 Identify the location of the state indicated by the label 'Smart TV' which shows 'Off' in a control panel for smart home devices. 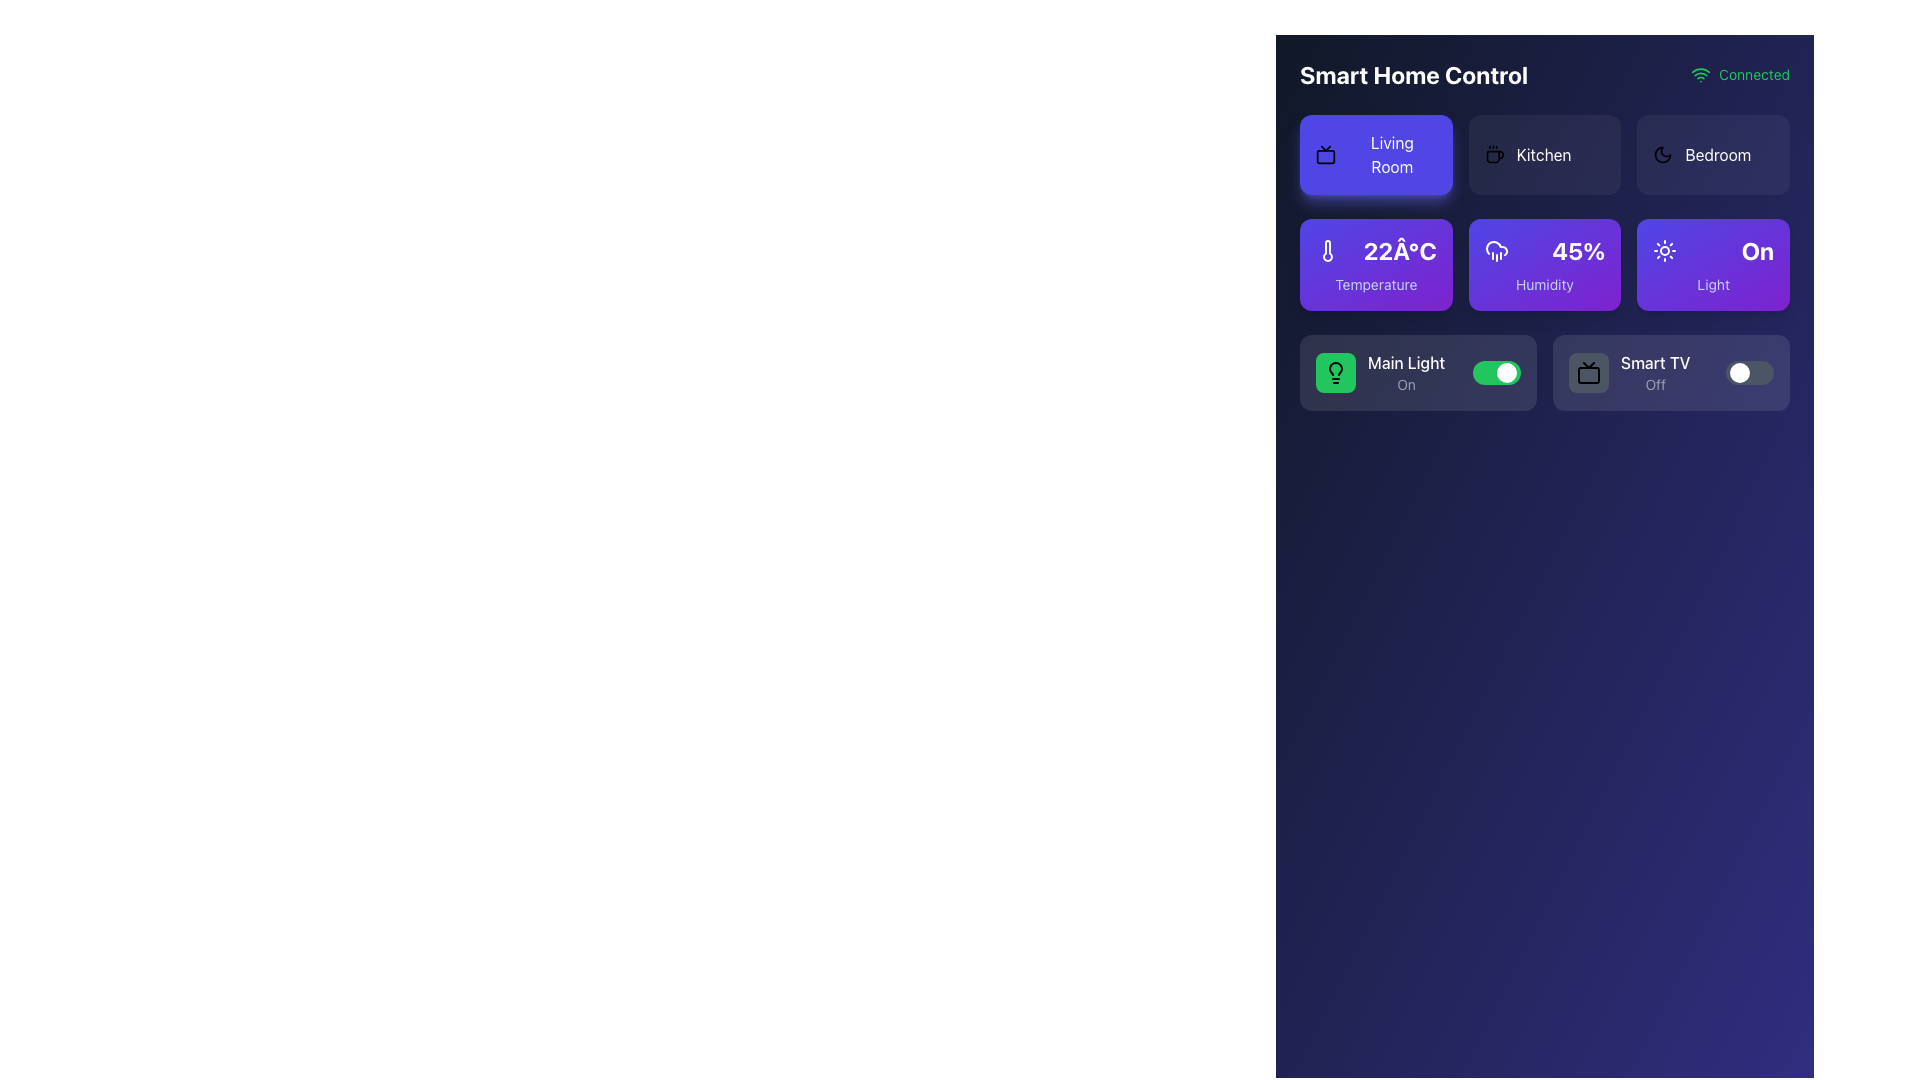
(1655, 373).